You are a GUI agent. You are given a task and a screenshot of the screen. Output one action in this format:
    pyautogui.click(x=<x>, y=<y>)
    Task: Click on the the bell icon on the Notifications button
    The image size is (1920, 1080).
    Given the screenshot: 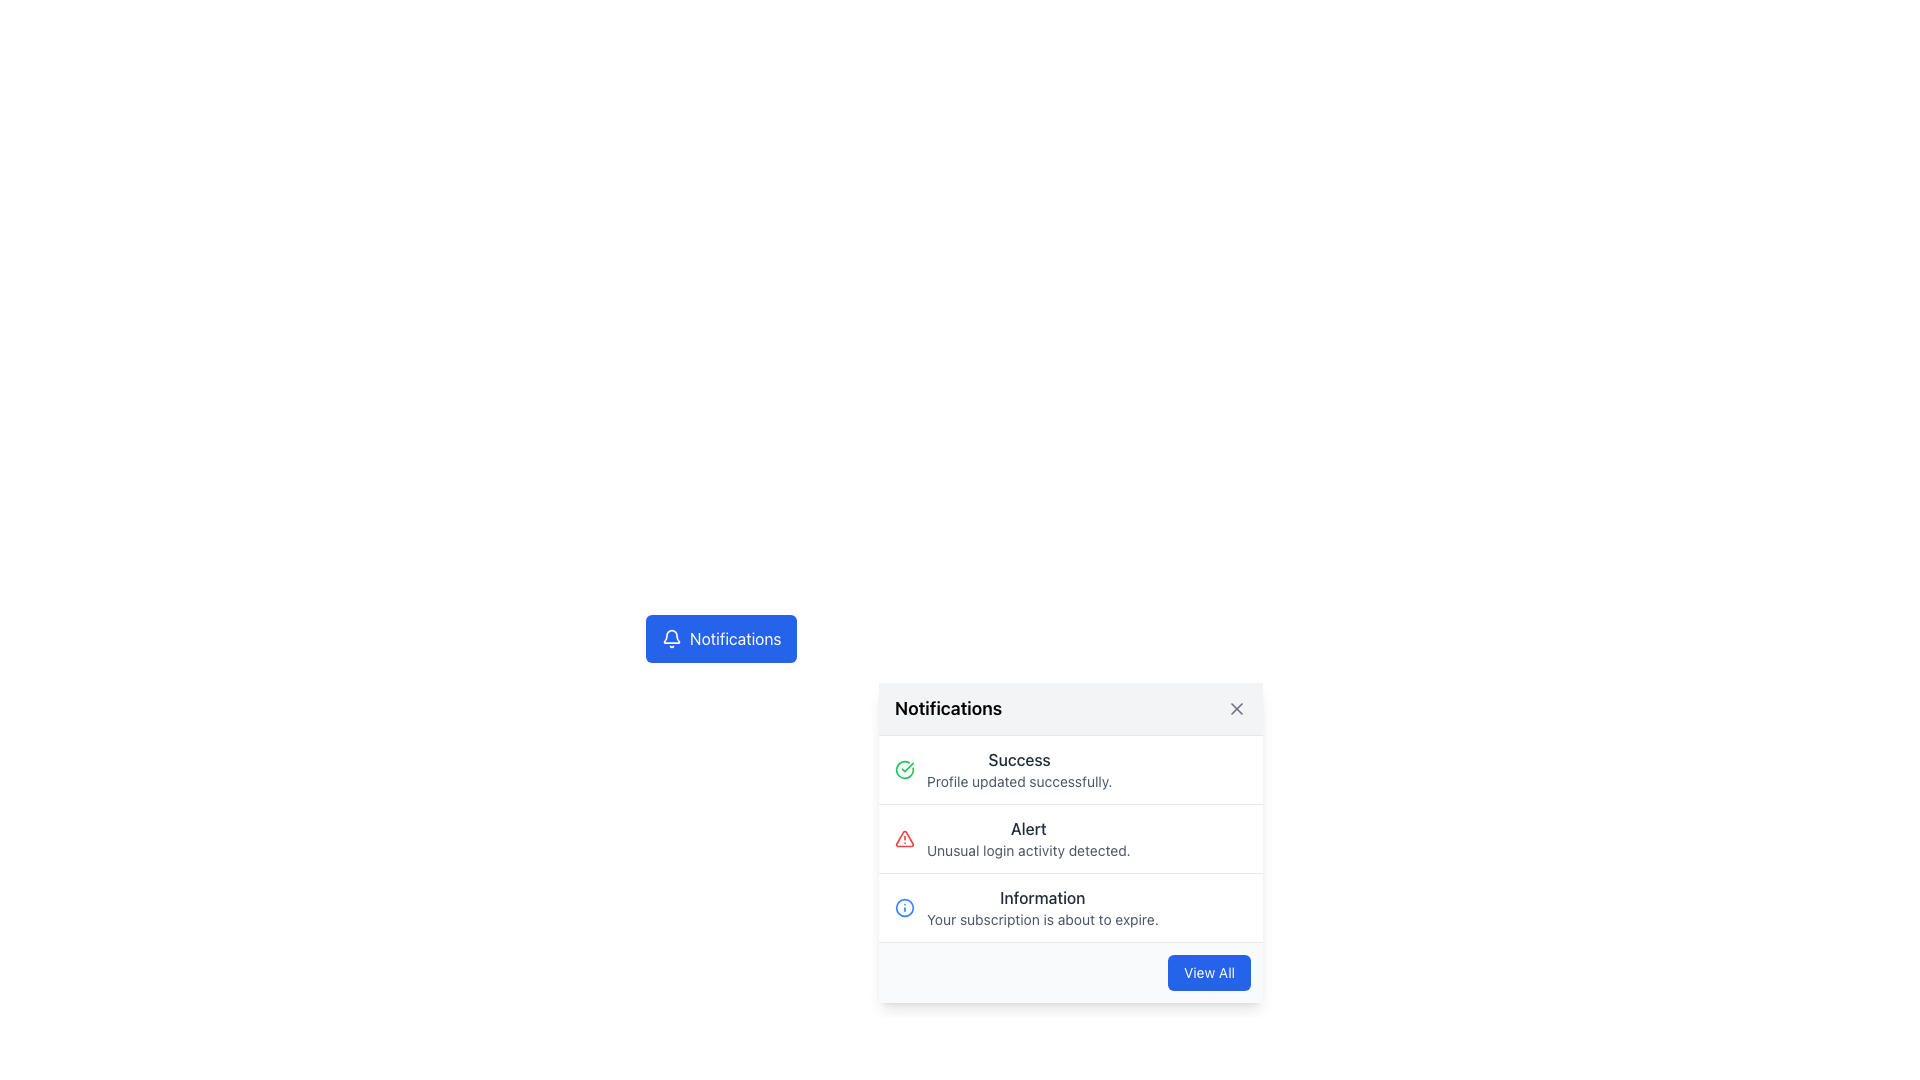 What is the action you would take?
    pyautogui.click(x=672, y=639)
    